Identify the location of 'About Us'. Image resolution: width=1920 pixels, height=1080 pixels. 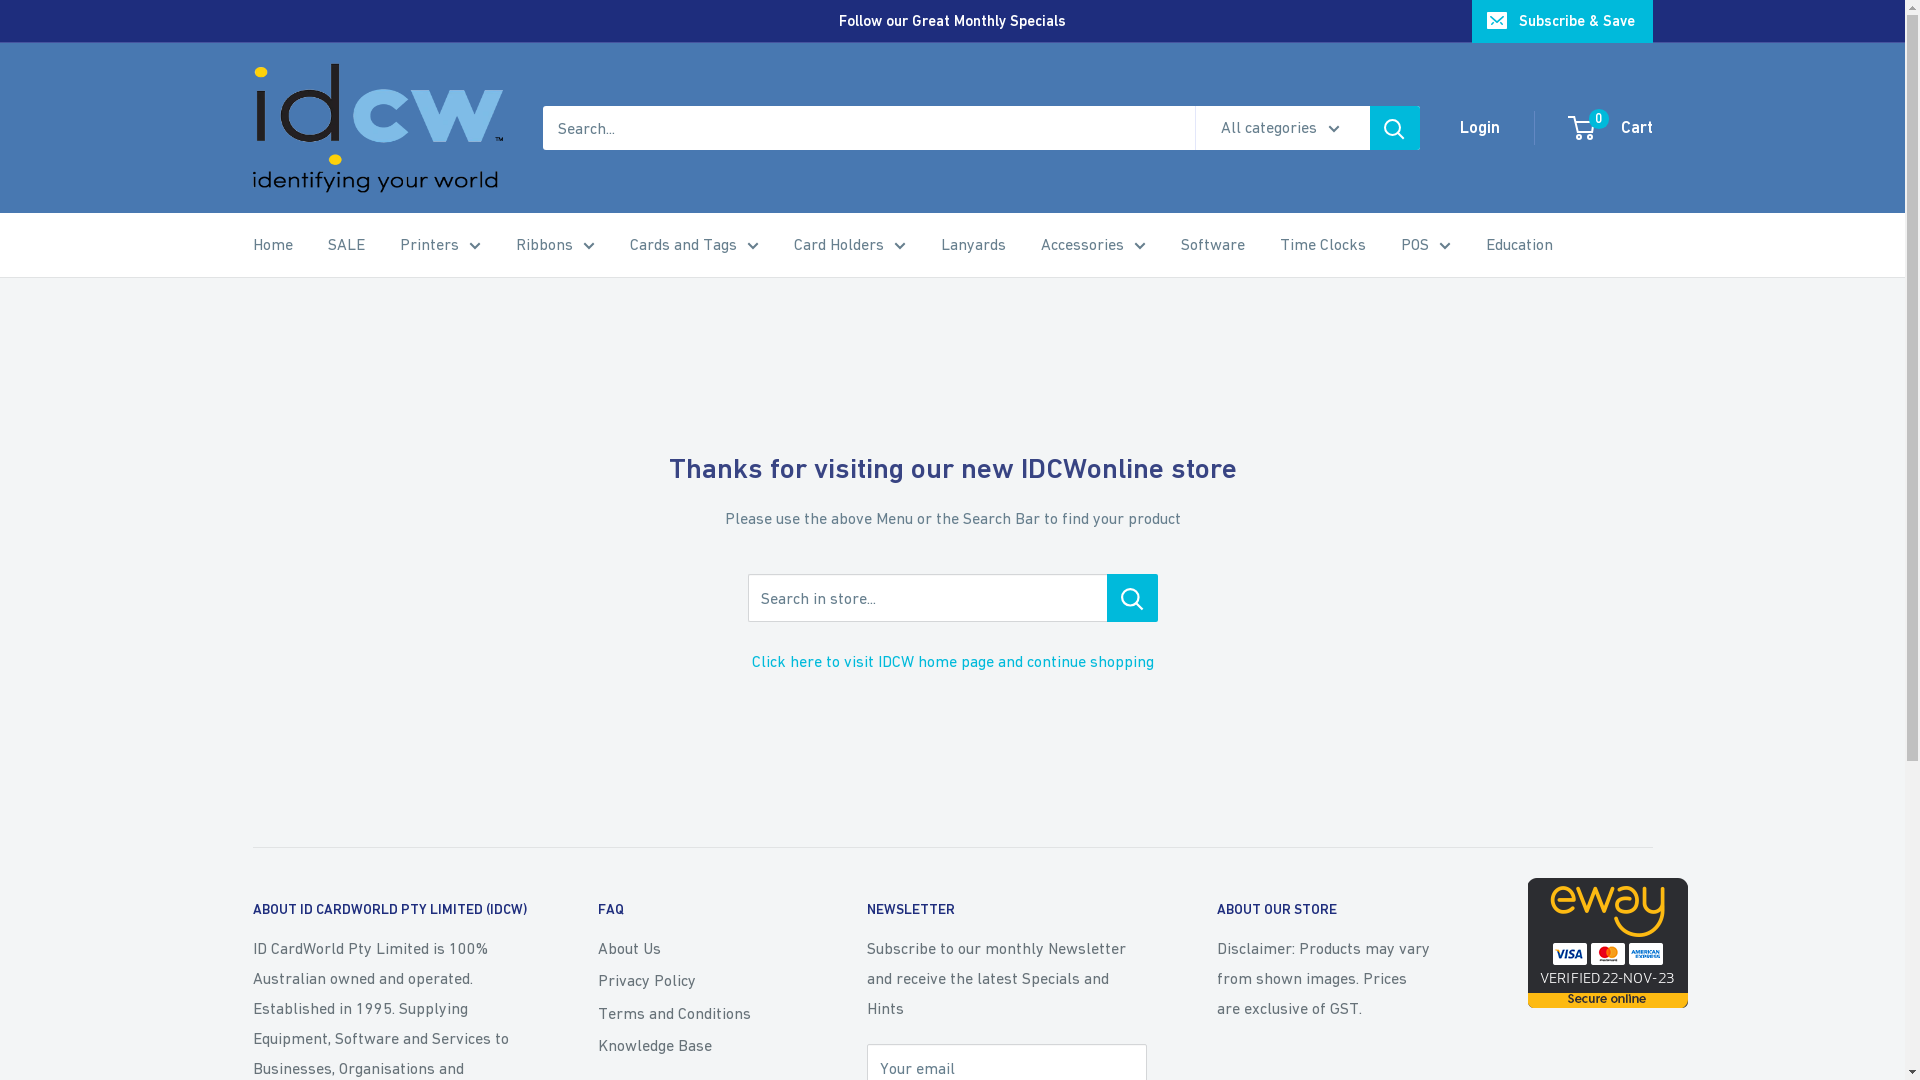
(697, 947).